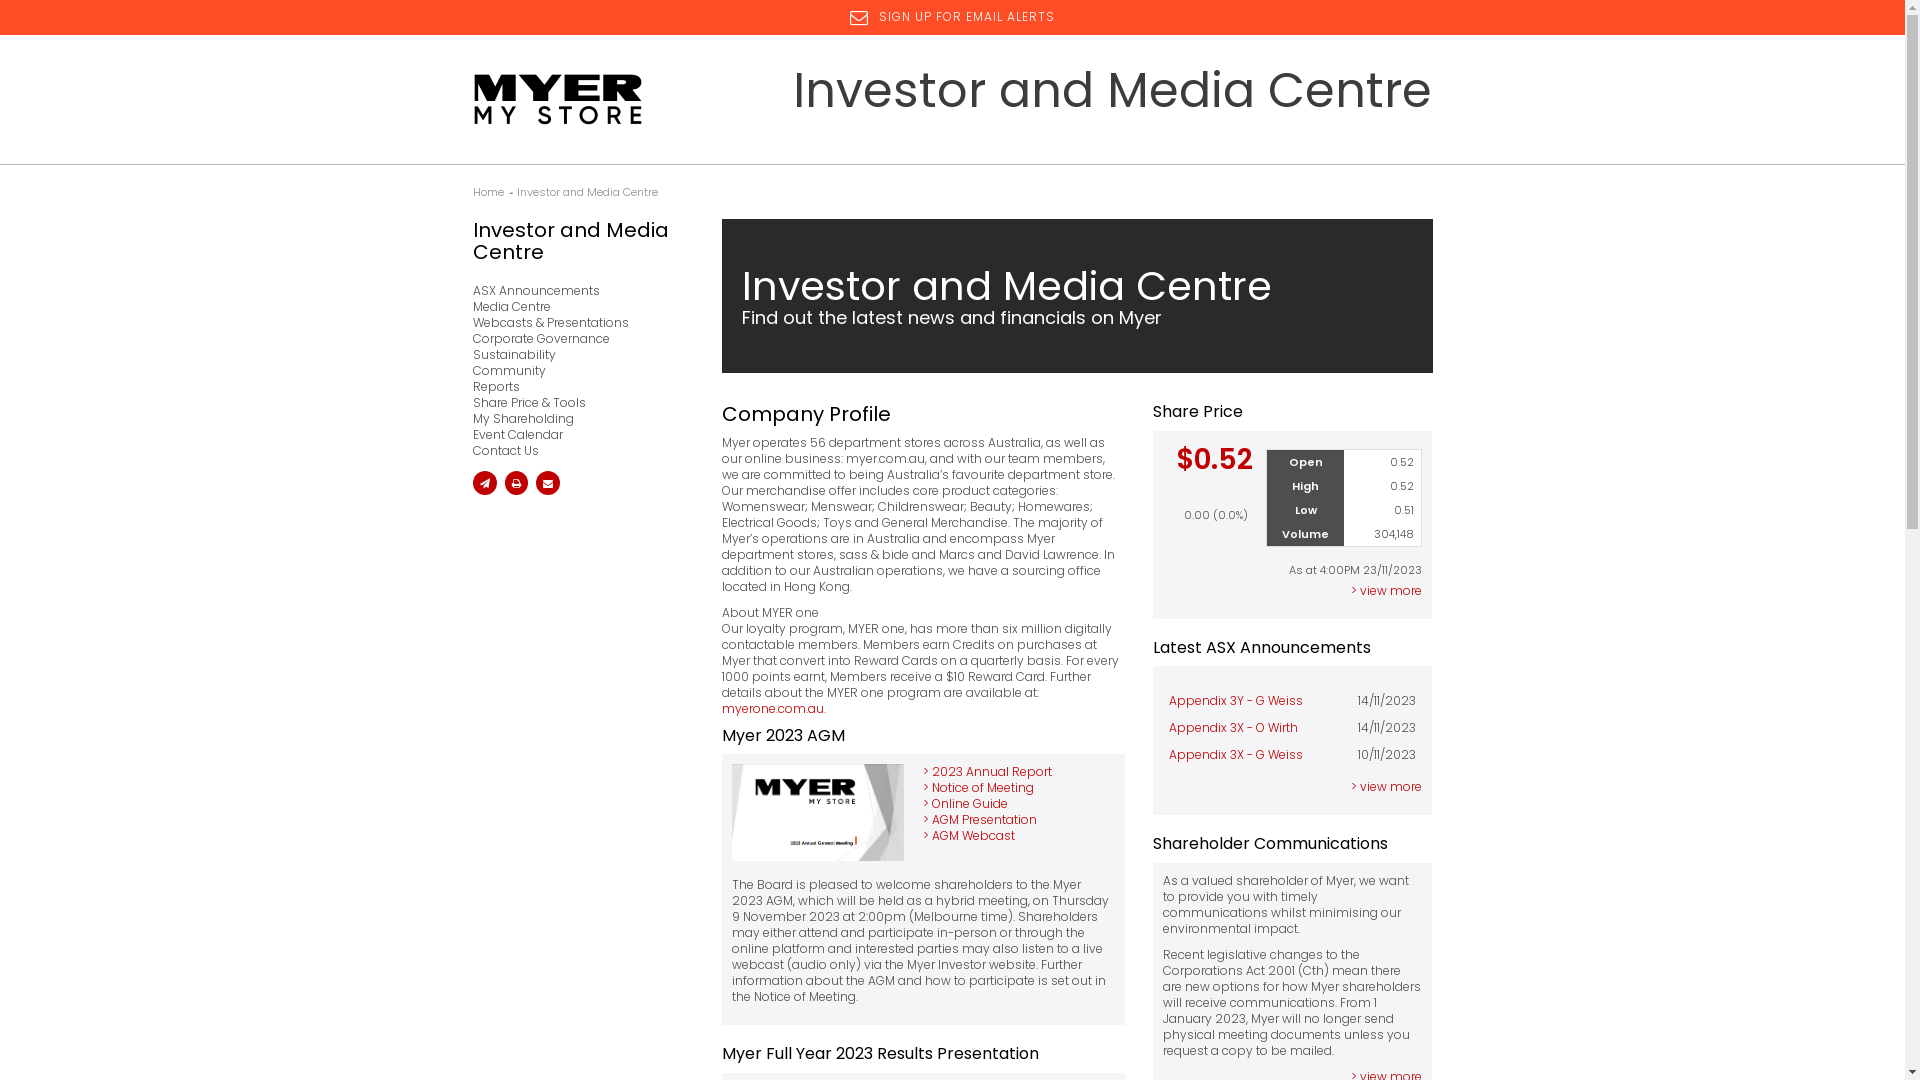  Describe the element at coordinates (921, 835) in the screenshot. I see `'> AGM Webcast'` at that location.